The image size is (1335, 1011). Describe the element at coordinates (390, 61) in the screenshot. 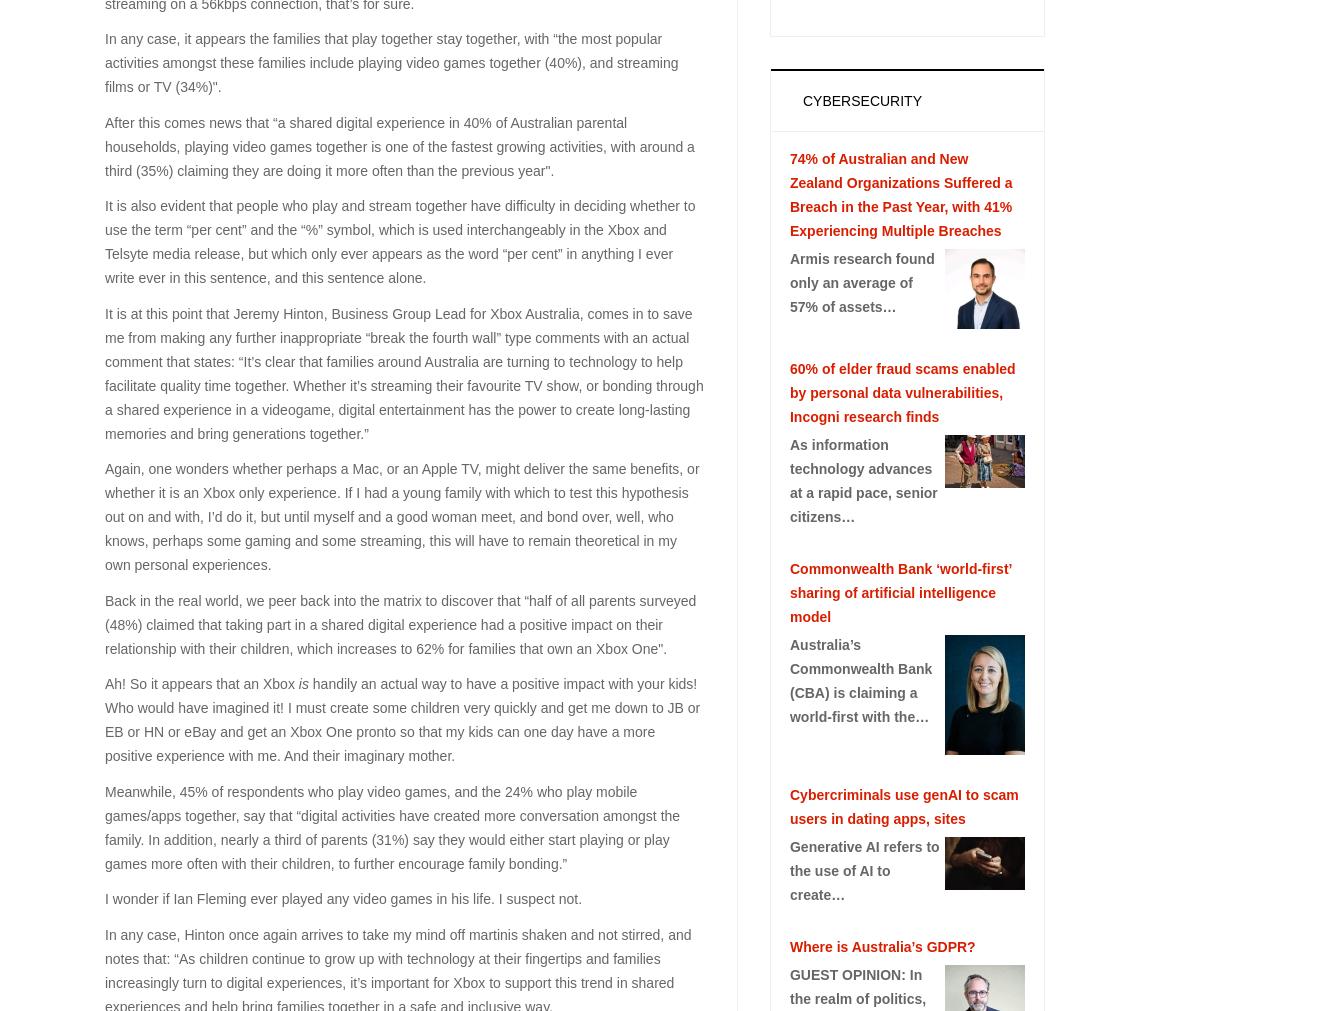

I see `'In any case, it appears the families that play together stay together, with “the most popular activities amongst these families include playing video games together (40%), and streaming films or TV (34%)".'` at that location.